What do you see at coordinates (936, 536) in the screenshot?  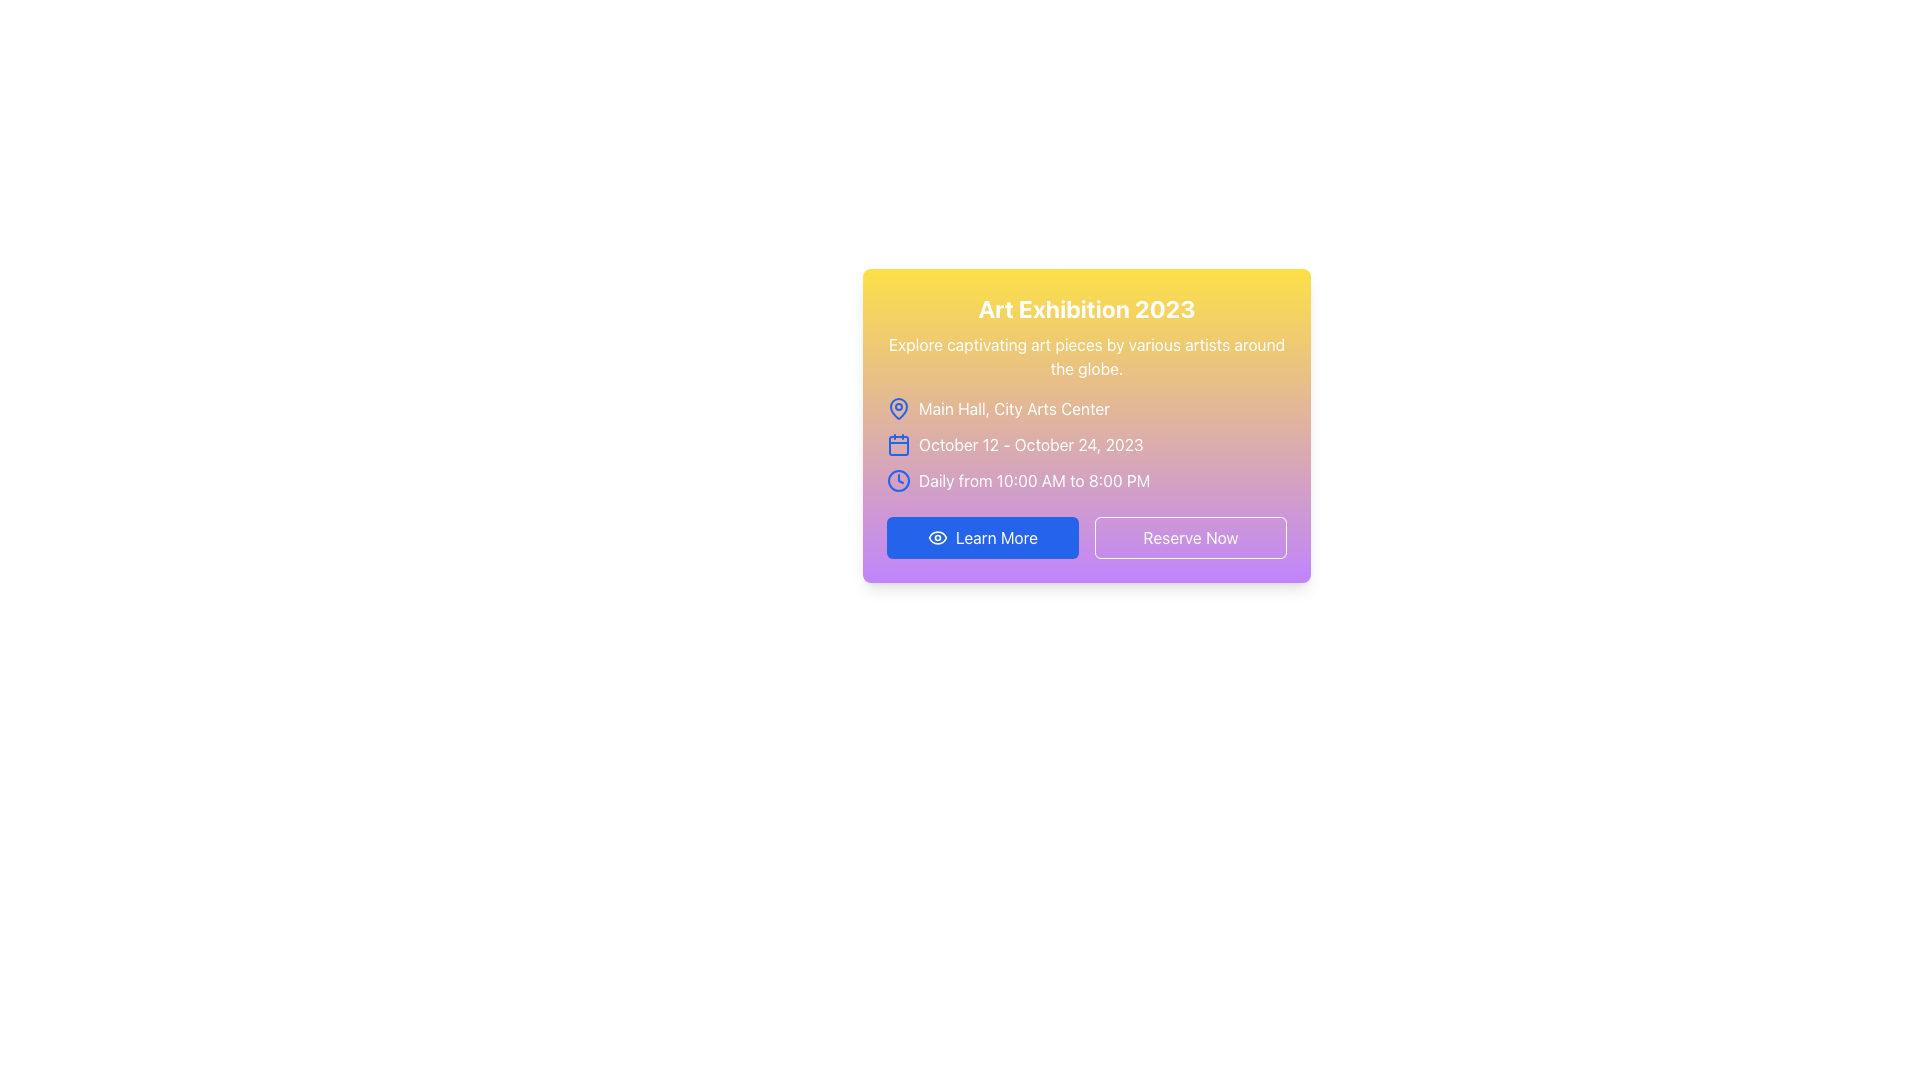 I see `the 'Learn More' button which contains the eye-shaped icon on its left side` at bounding box center [936, 536].